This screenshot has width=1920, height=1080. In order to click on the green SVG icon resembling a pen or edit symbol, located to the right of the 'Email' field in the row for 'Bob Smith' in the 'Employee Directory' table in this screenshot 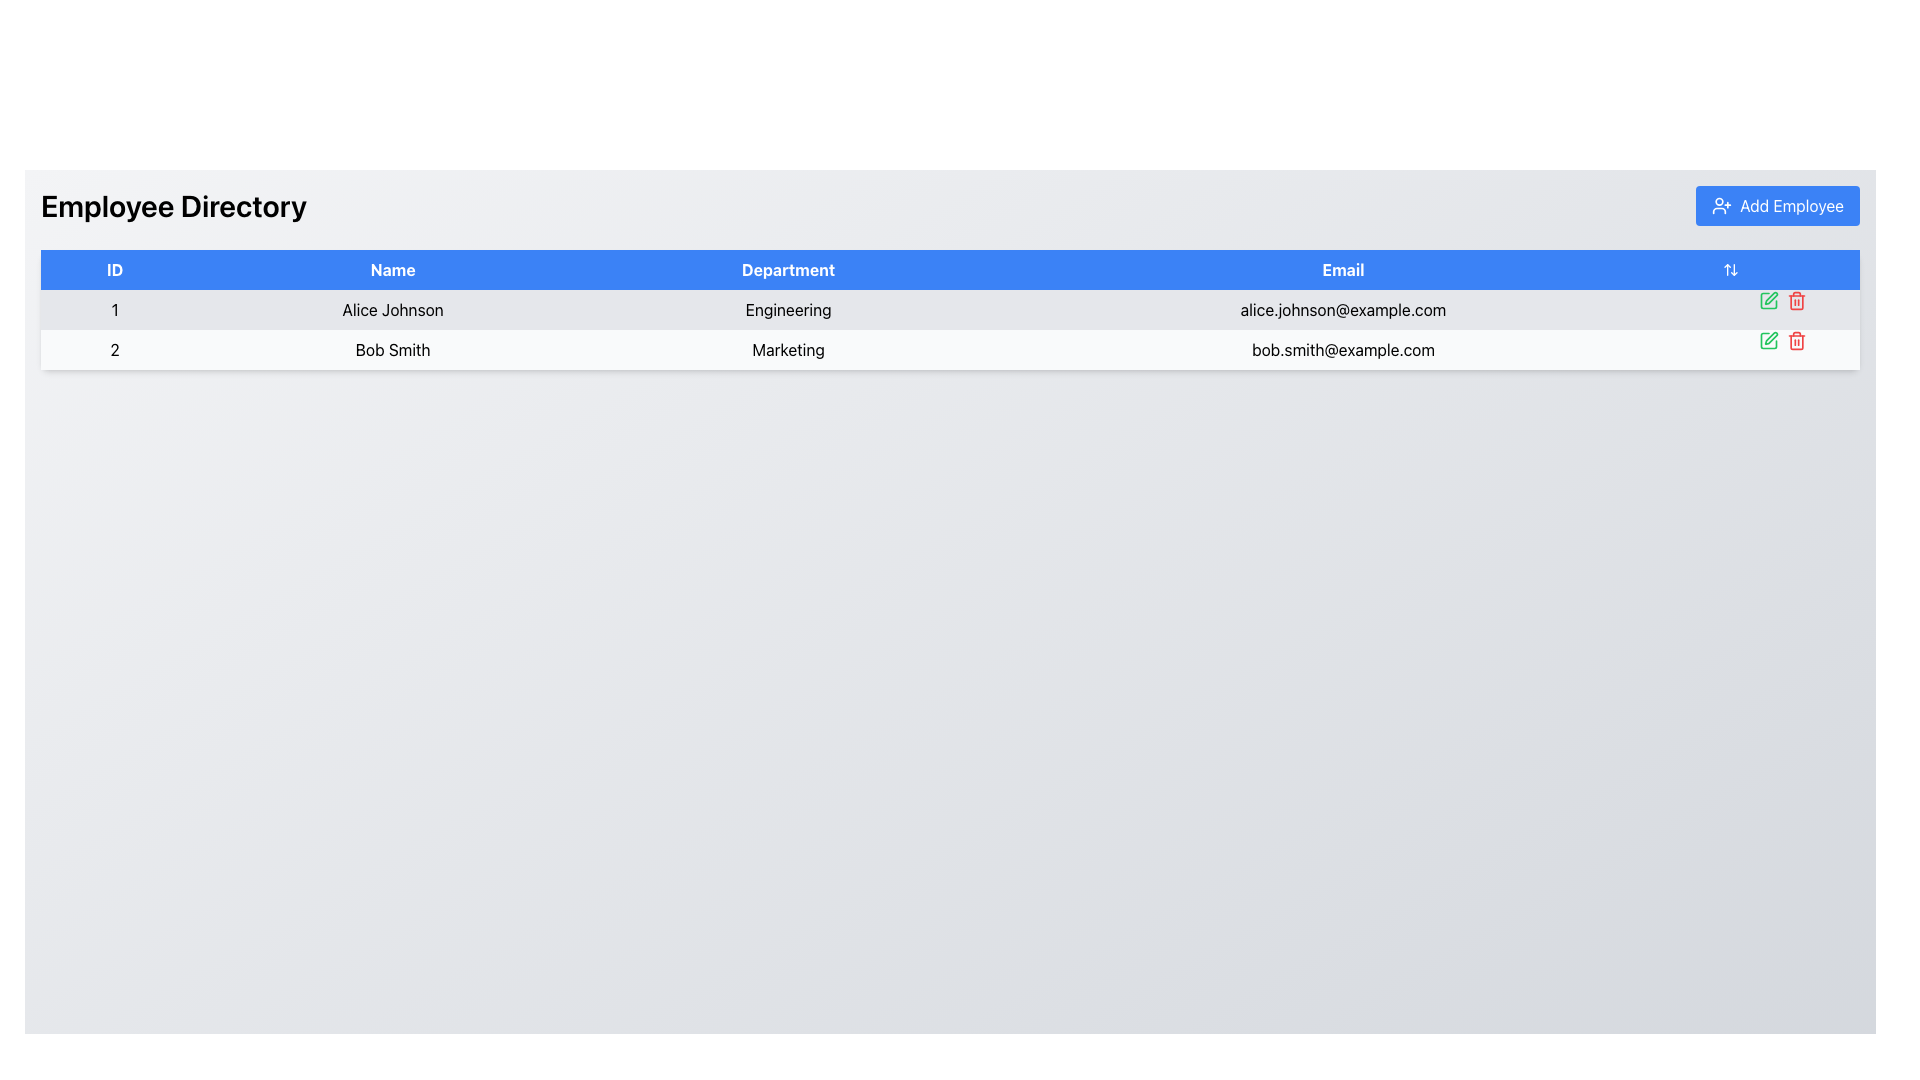, I will do `click(1771, 298)`.